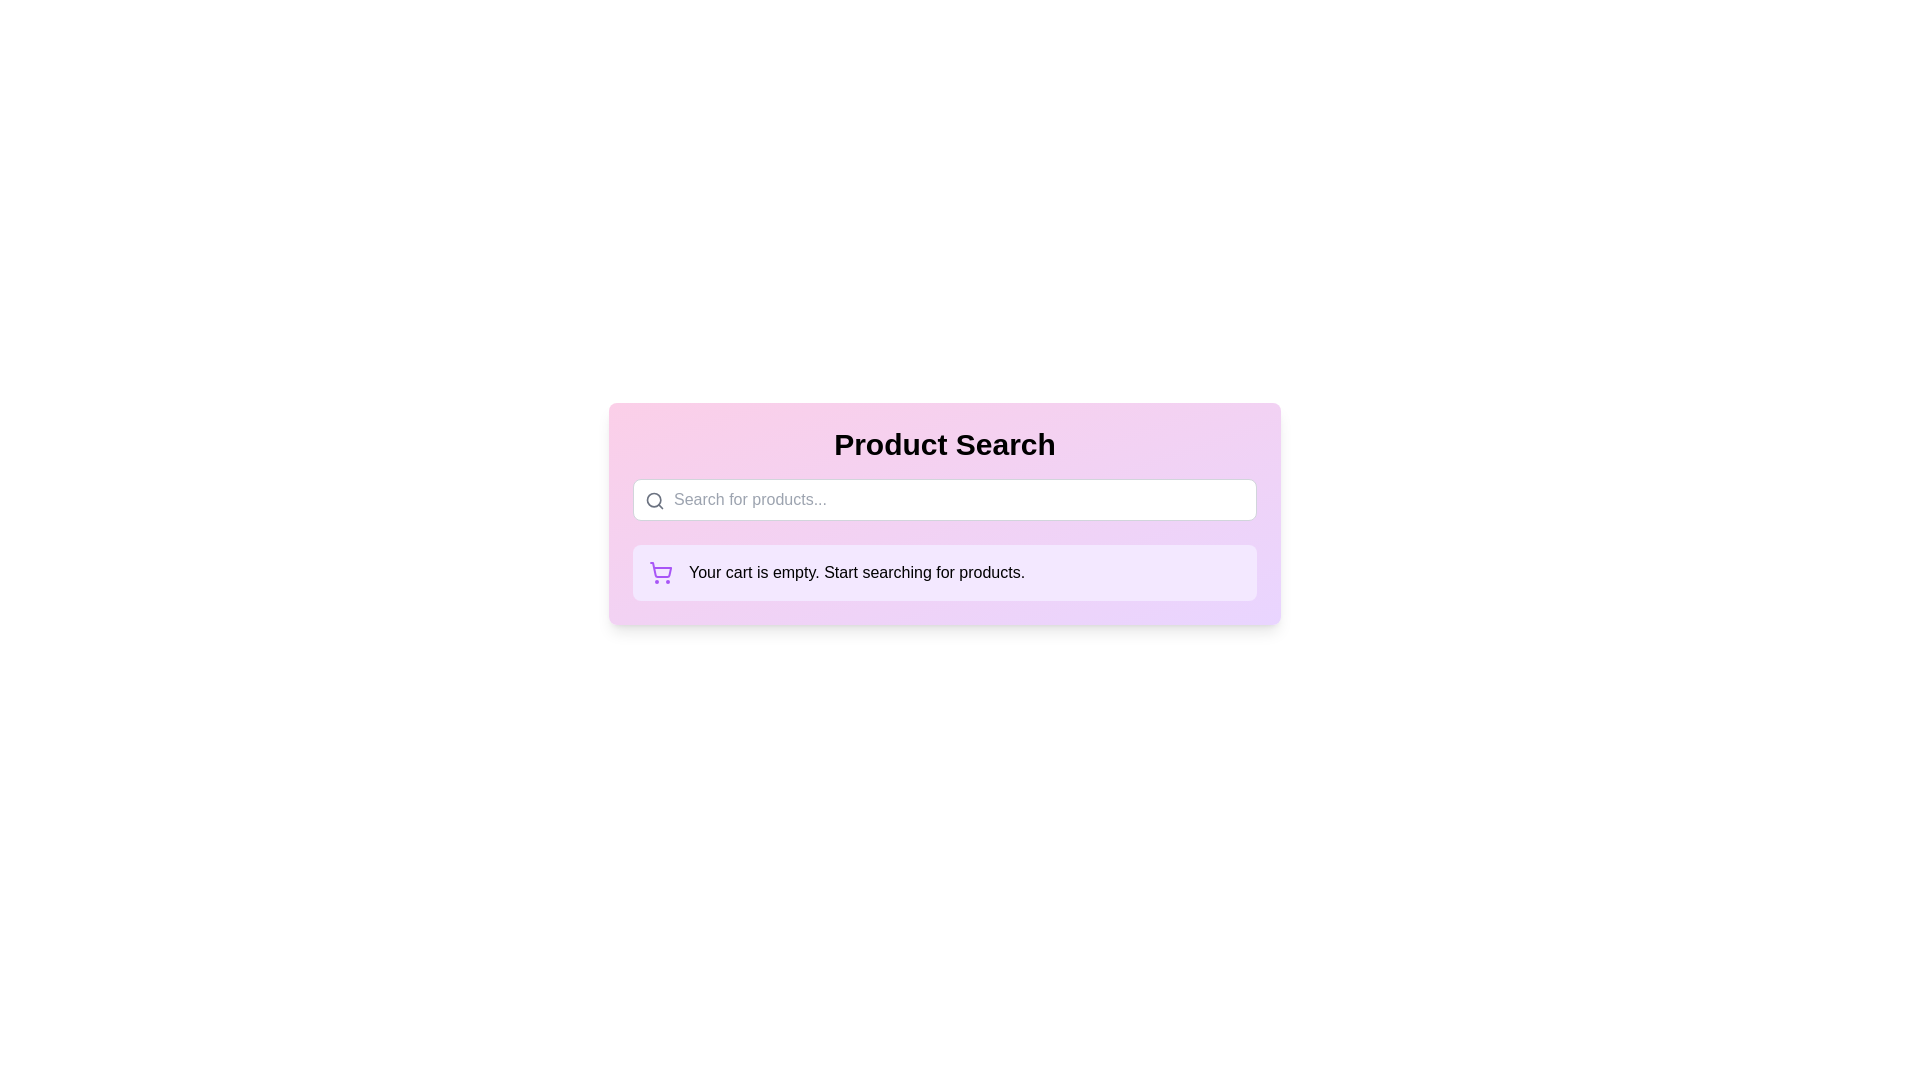 The width and height of the screenshot is (1920, 1080). What do you see at coordinates (654, 500) in the screenshot?
I see `the Search Icon, which resembles a magnifying glass and is positioned on the left side of the search input field` at bounding box center [654, 500].